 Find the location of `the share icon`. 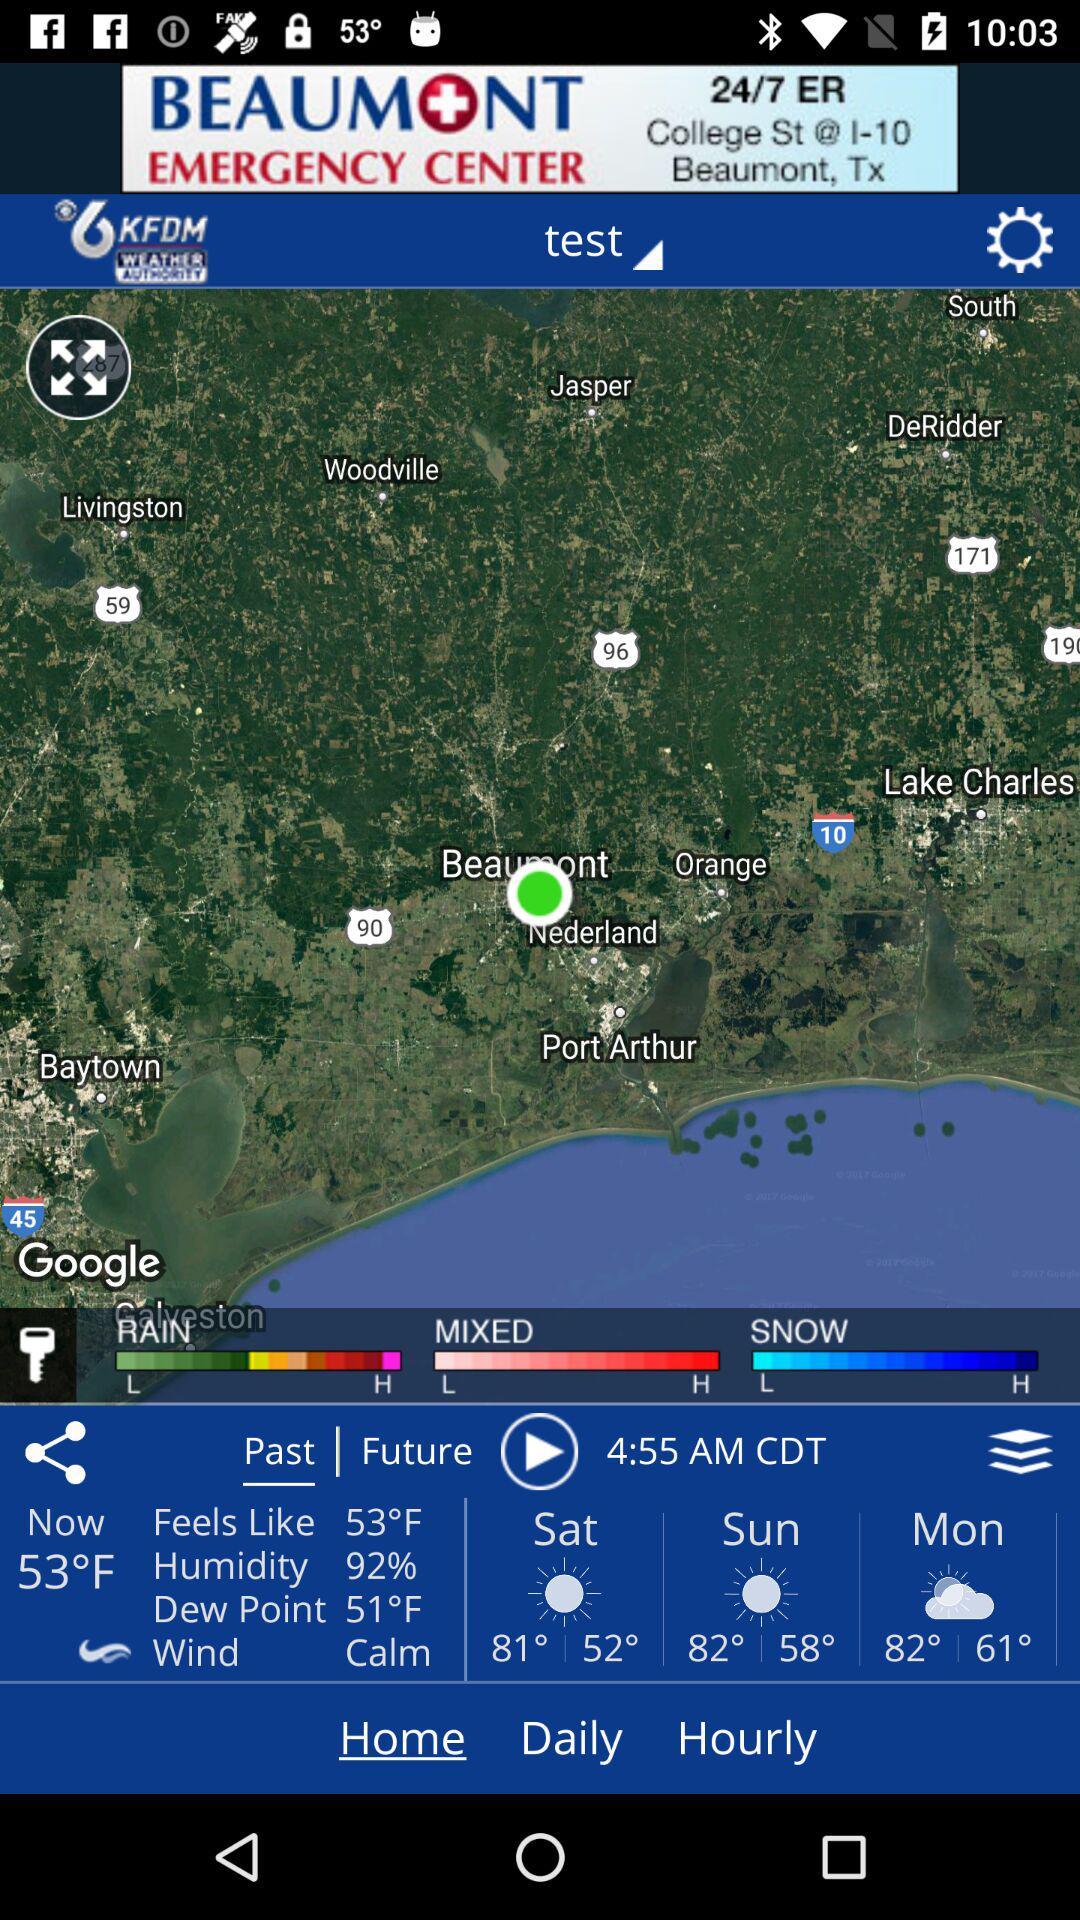

the share icon is located at coordinates (58, 1451).